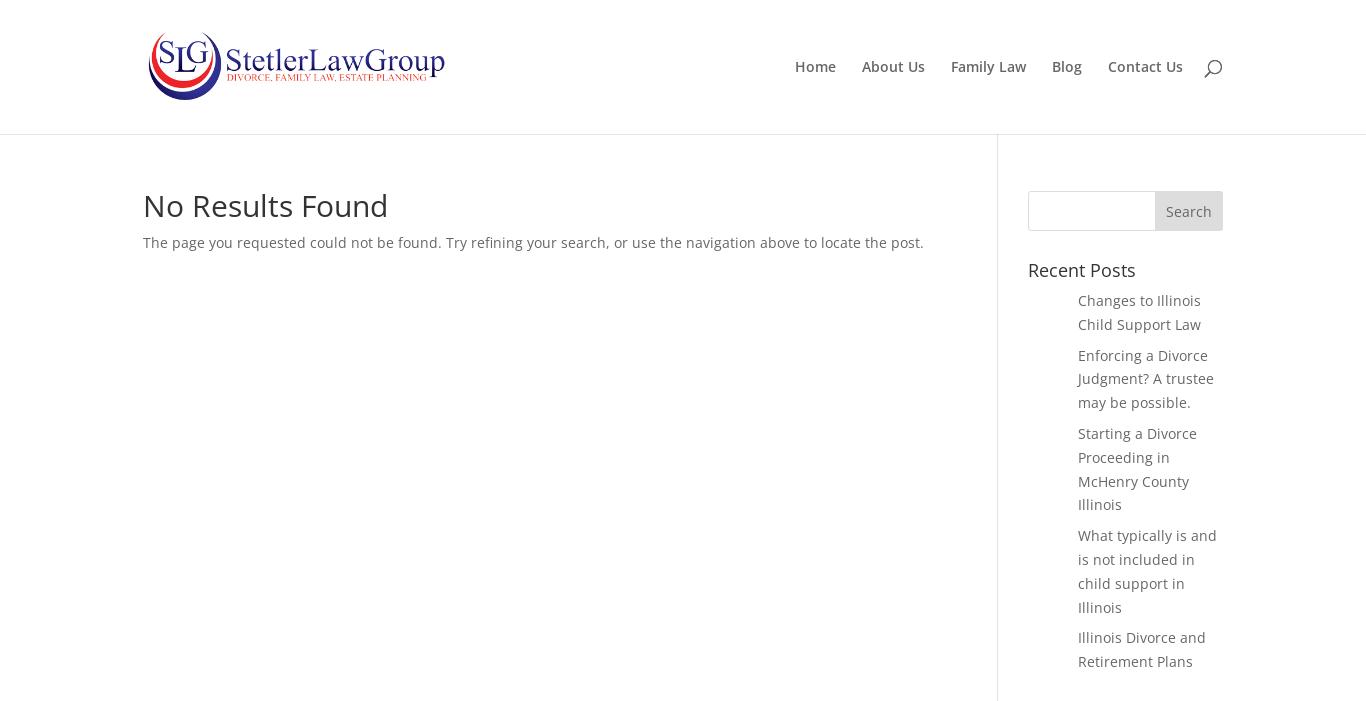  Describe the element at coordinates (1141, 649) in the screenshot. I see `'Illinois Divorce and Retirement Plans'` at that location.